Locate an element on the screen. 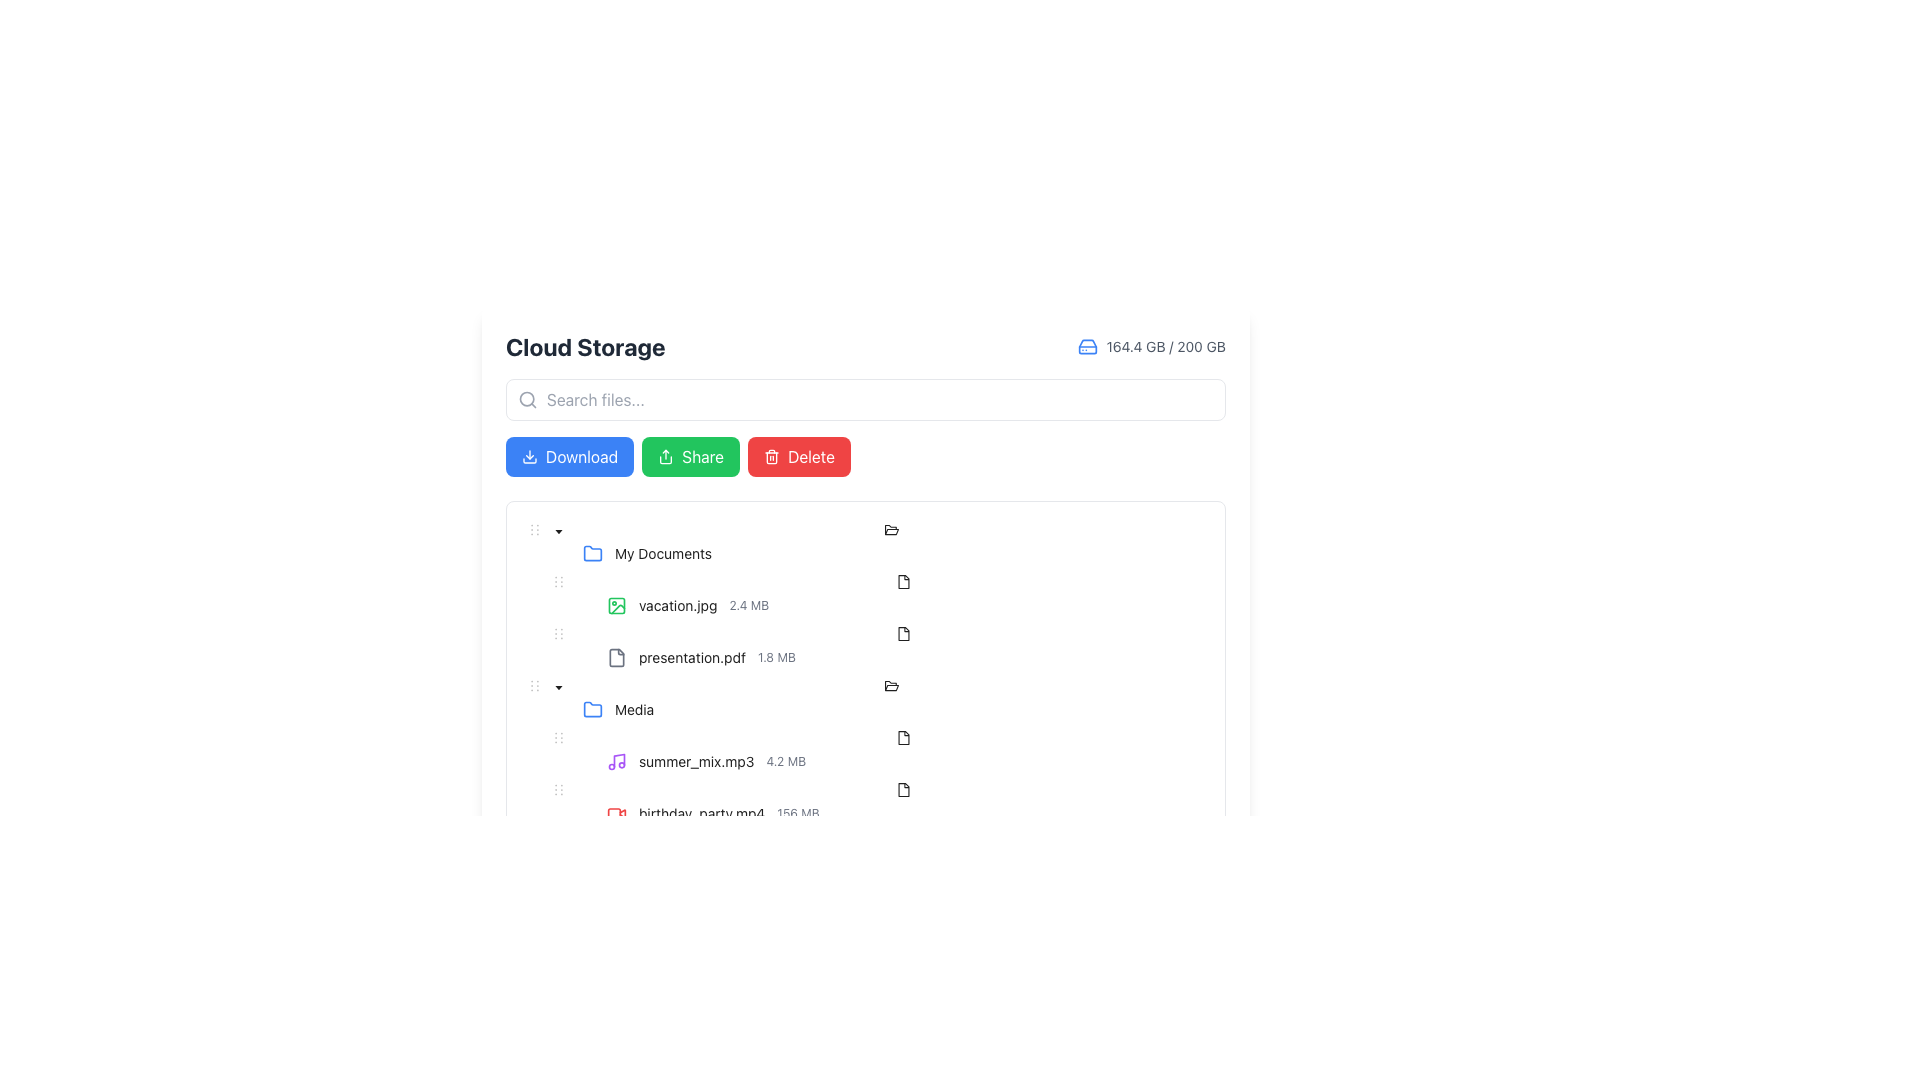 Image resolution: width=1920 pixels, height=1080 pixels. the file icon representing 'birthday_party.mp4' is located at coordinates (902, 789).